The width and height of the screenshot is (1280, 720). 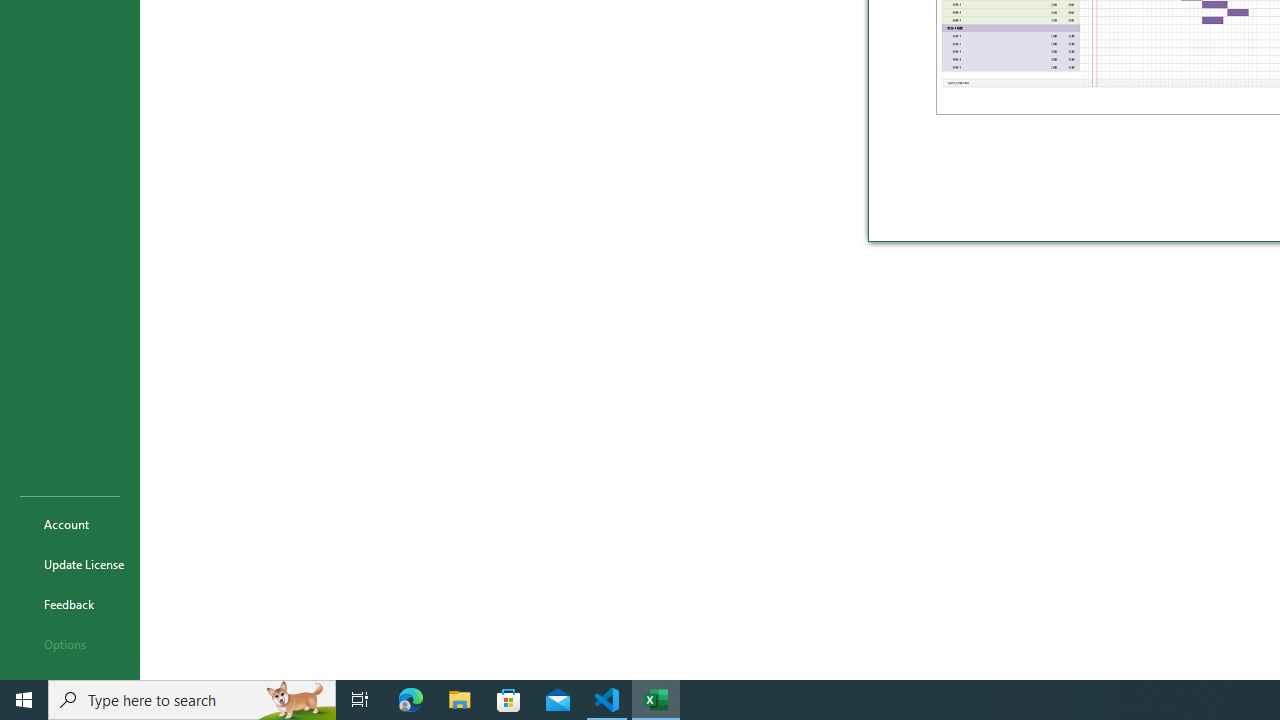 What do you see at coordinates (69, 523) in the screenshot?
I see `'Account'` at bounding box center [69, 523].